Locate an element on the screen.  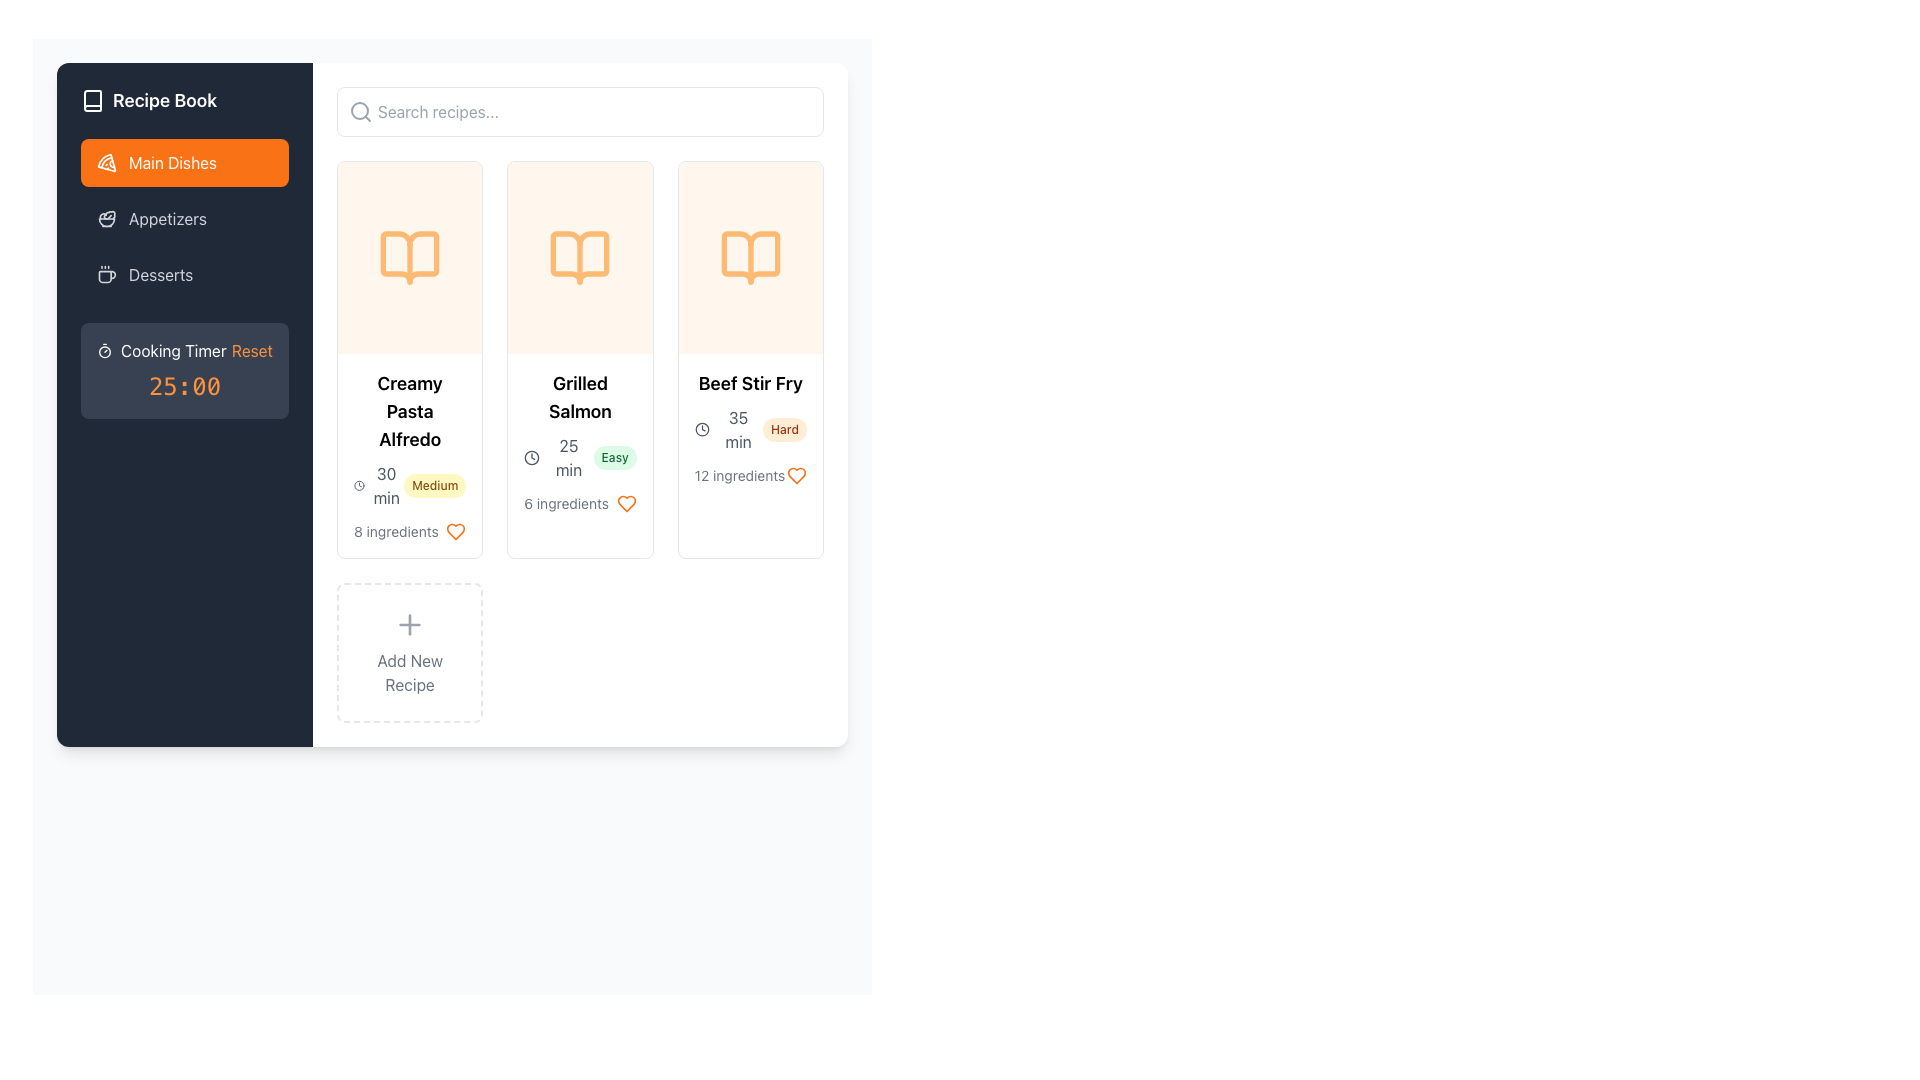
the heart-shaped orange button located next to the '6 ingredients' text to mark the recipe as favorite is located at coordinates (625, 503).